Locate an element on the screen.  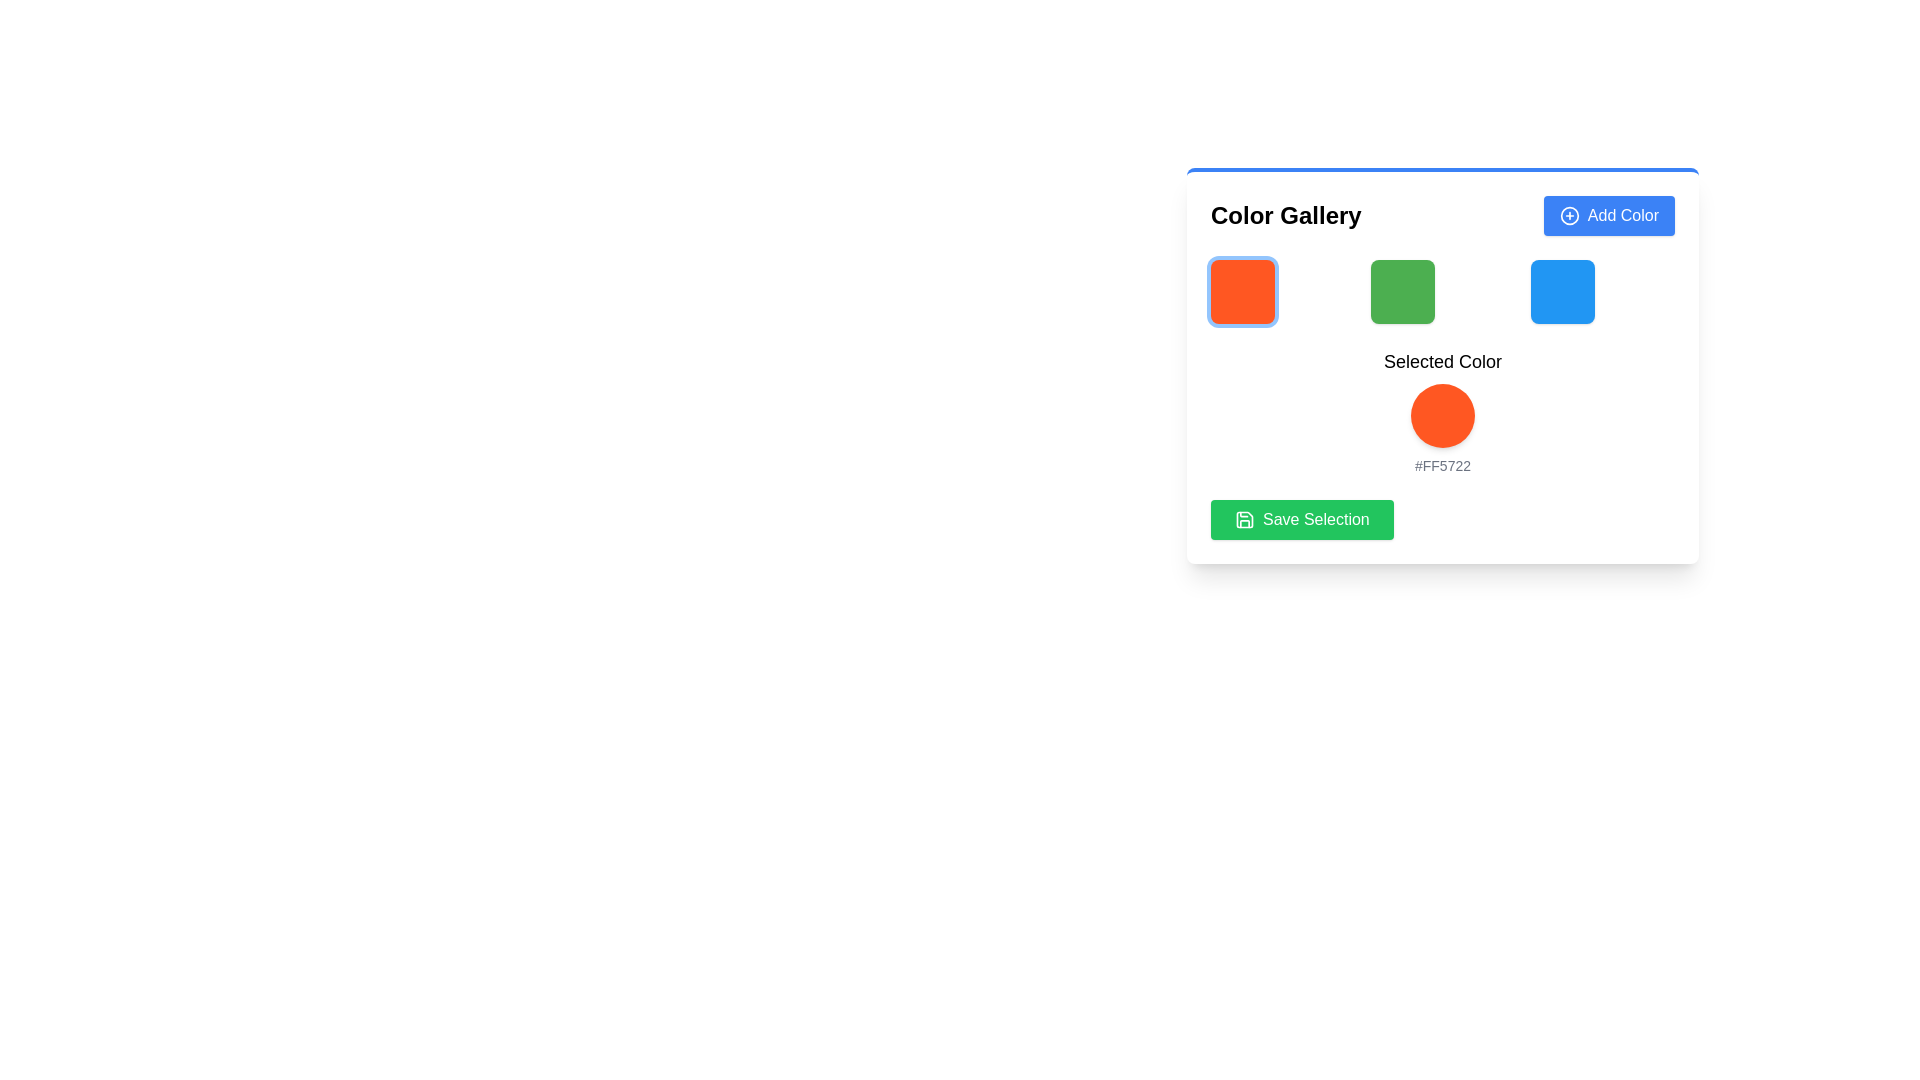
textual information from the 'Selected Color' display component, which includes the text 'Selected Color' and the hexadecimal color code '#FF5722' is located at coordinates (1443, 367).